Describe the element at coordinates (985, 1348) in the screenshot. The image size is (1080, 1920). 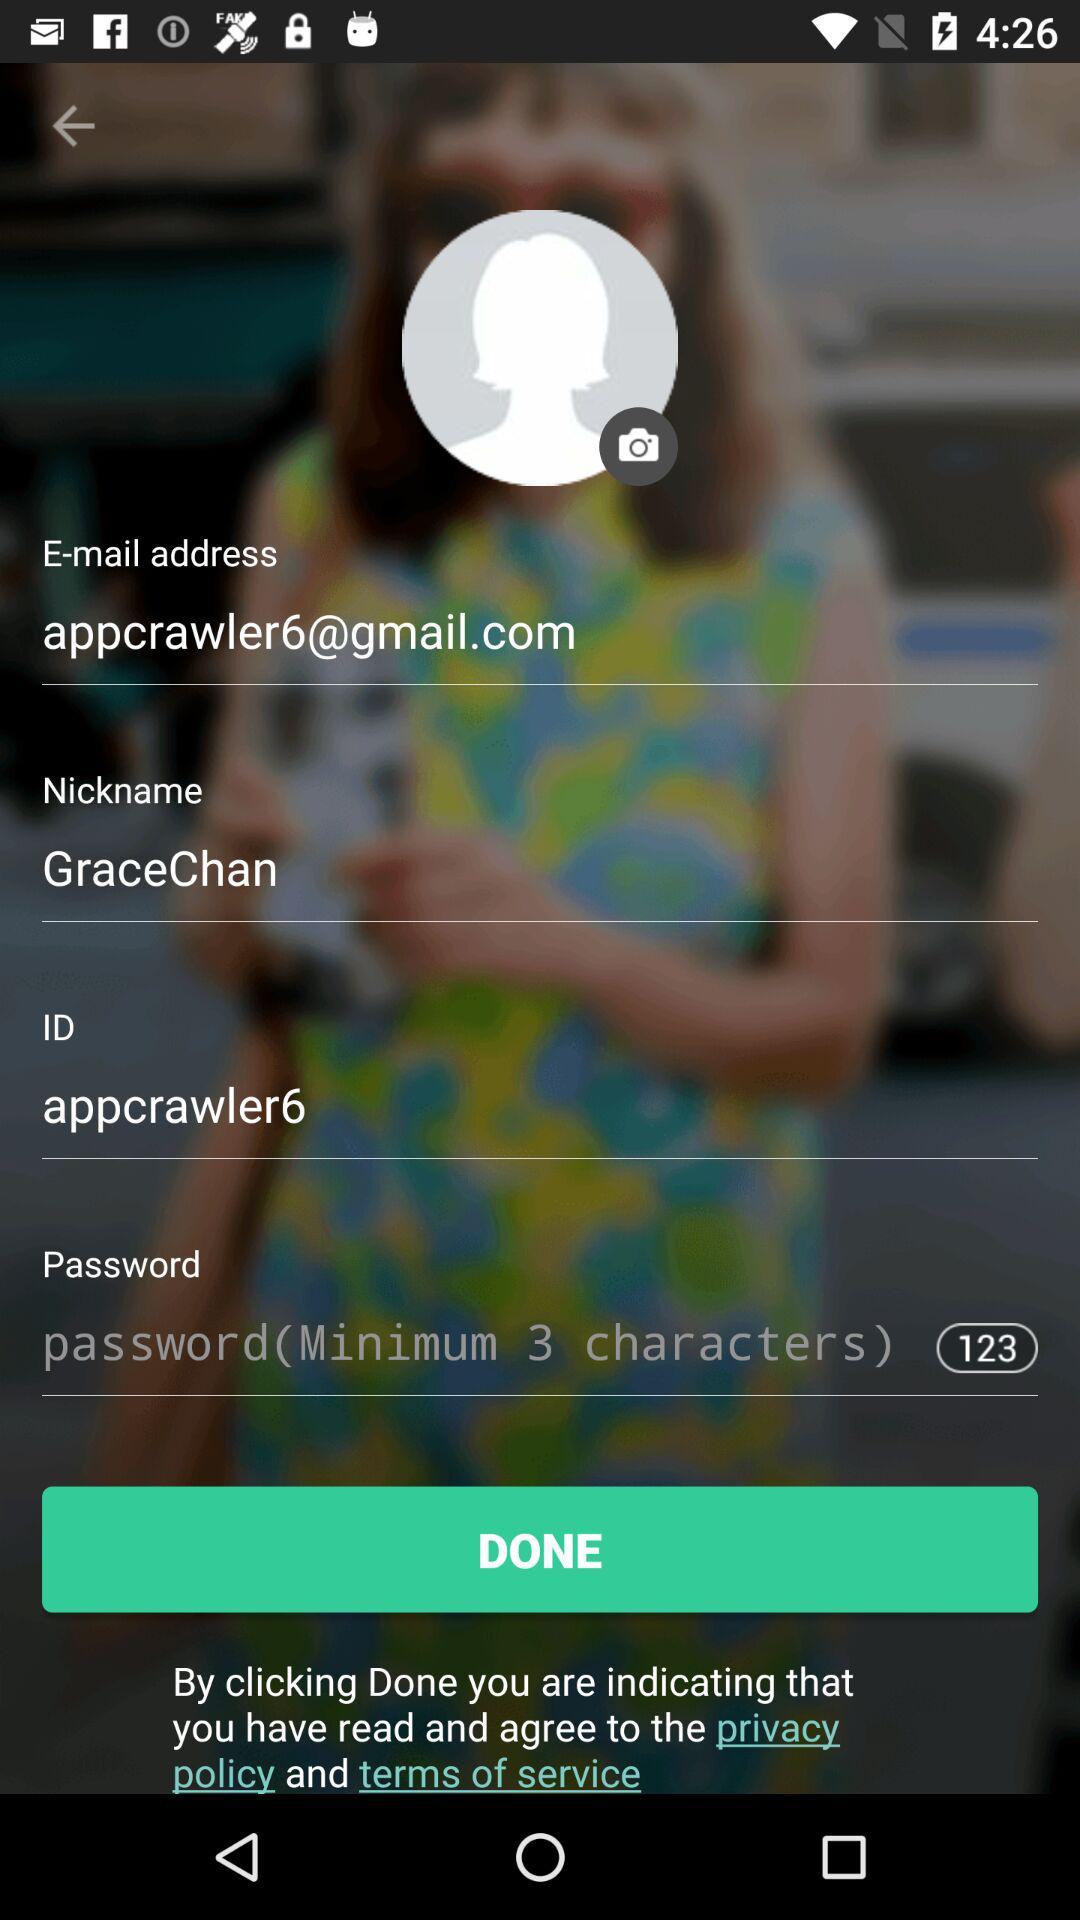
I see `123 button` at that location.